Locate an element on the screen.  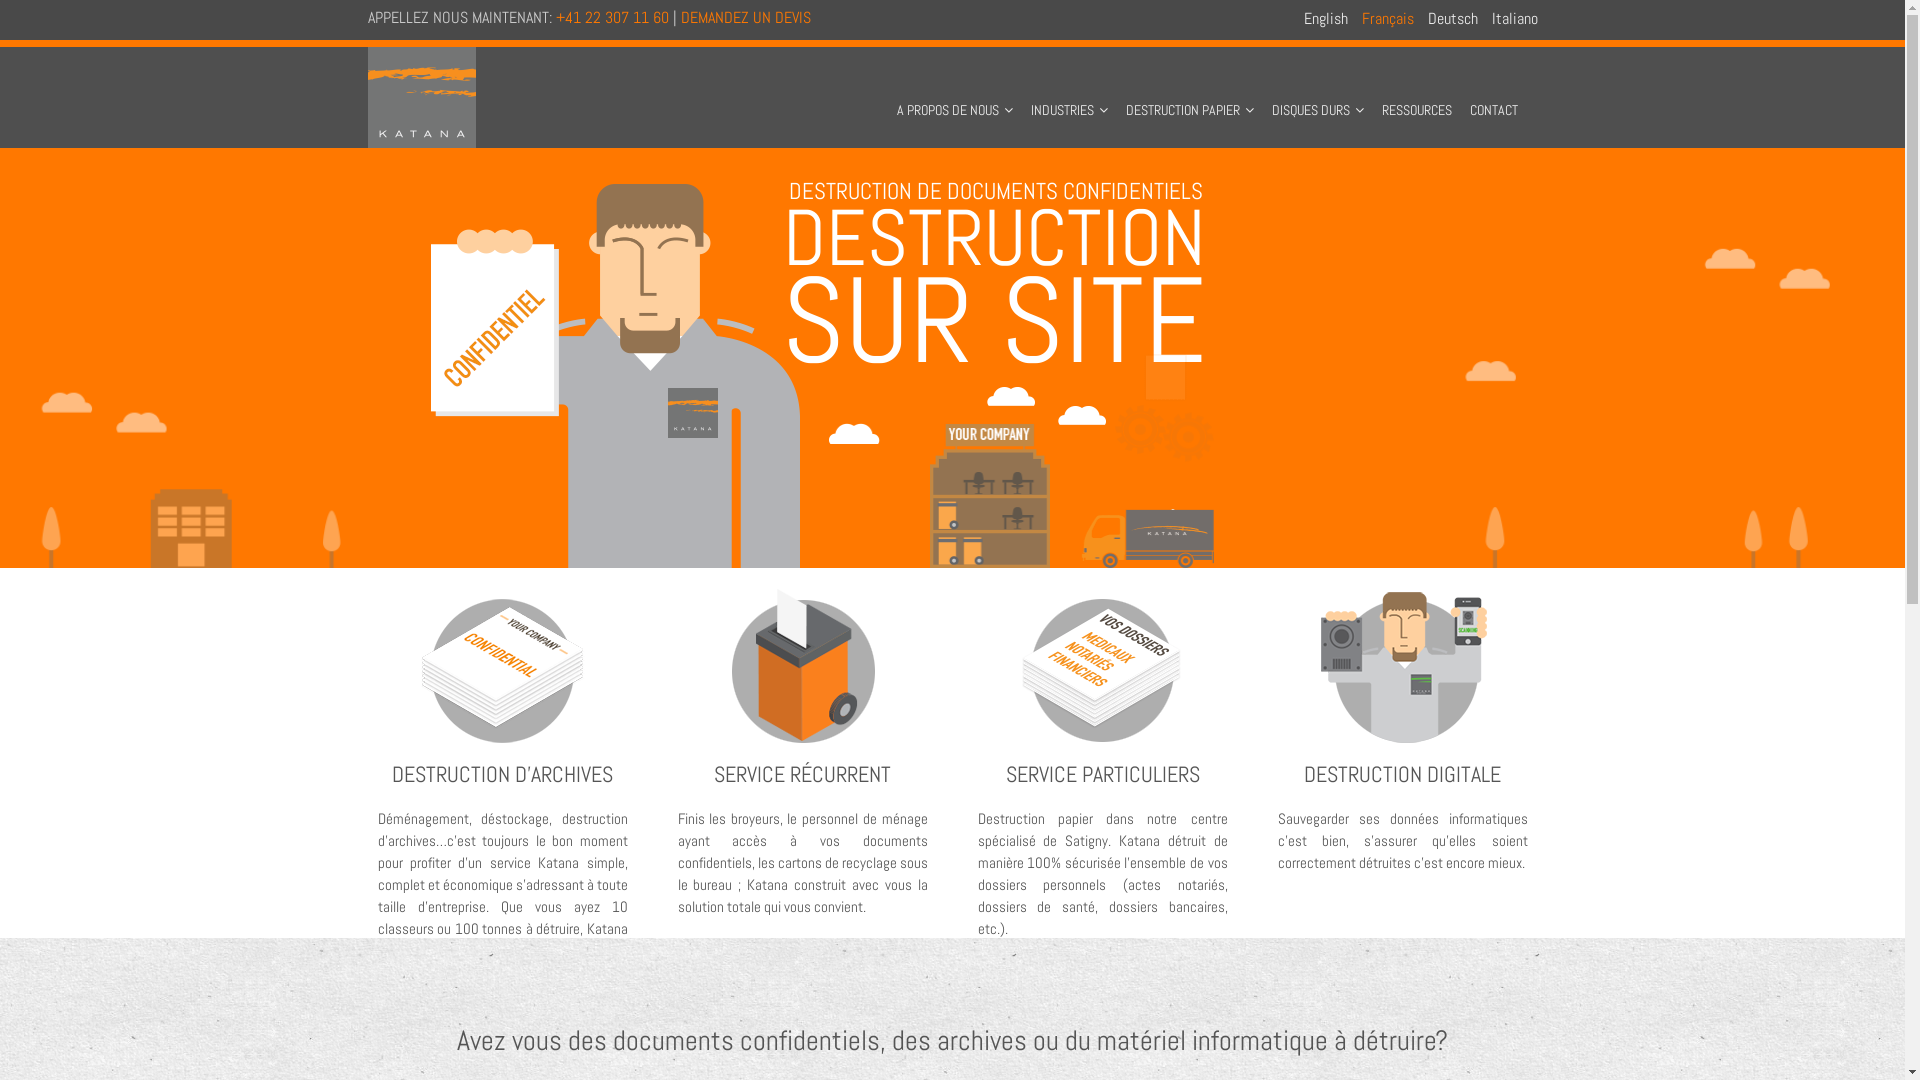
'Deutsch' is located at coordinates (1453, 18).